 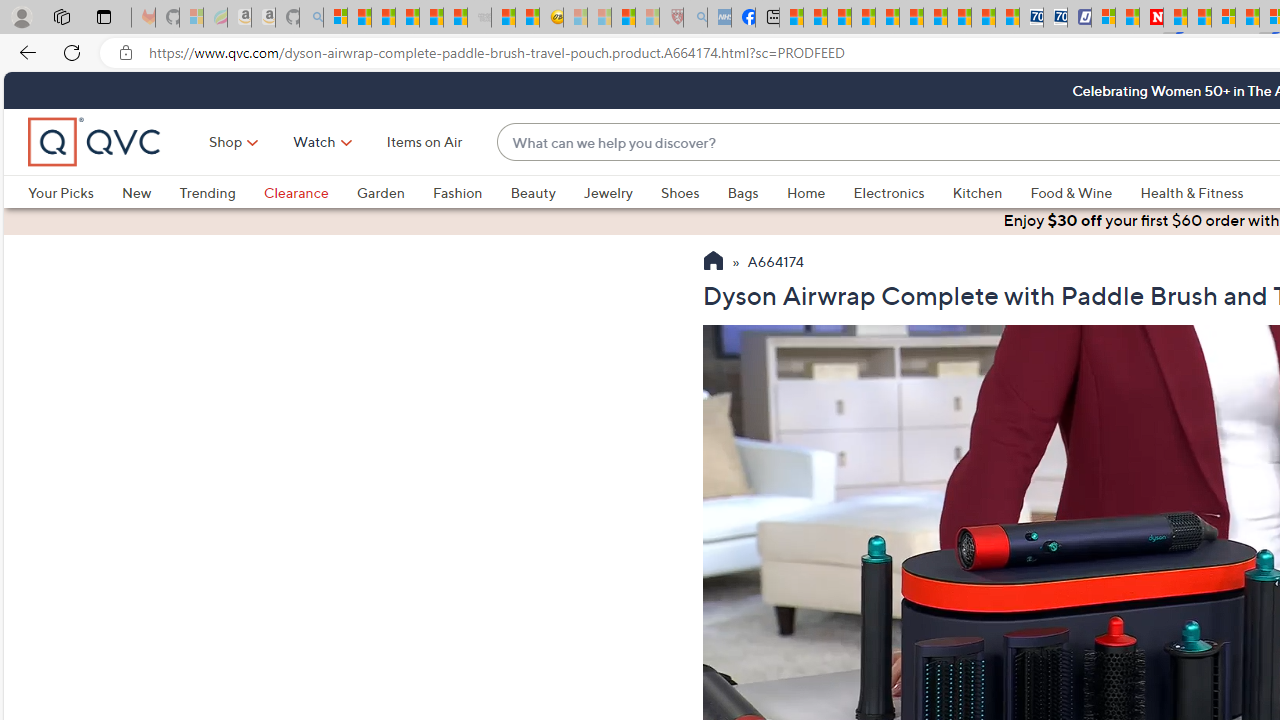 I want to click on 'Food & Wine', so click(x=1071, y=192).